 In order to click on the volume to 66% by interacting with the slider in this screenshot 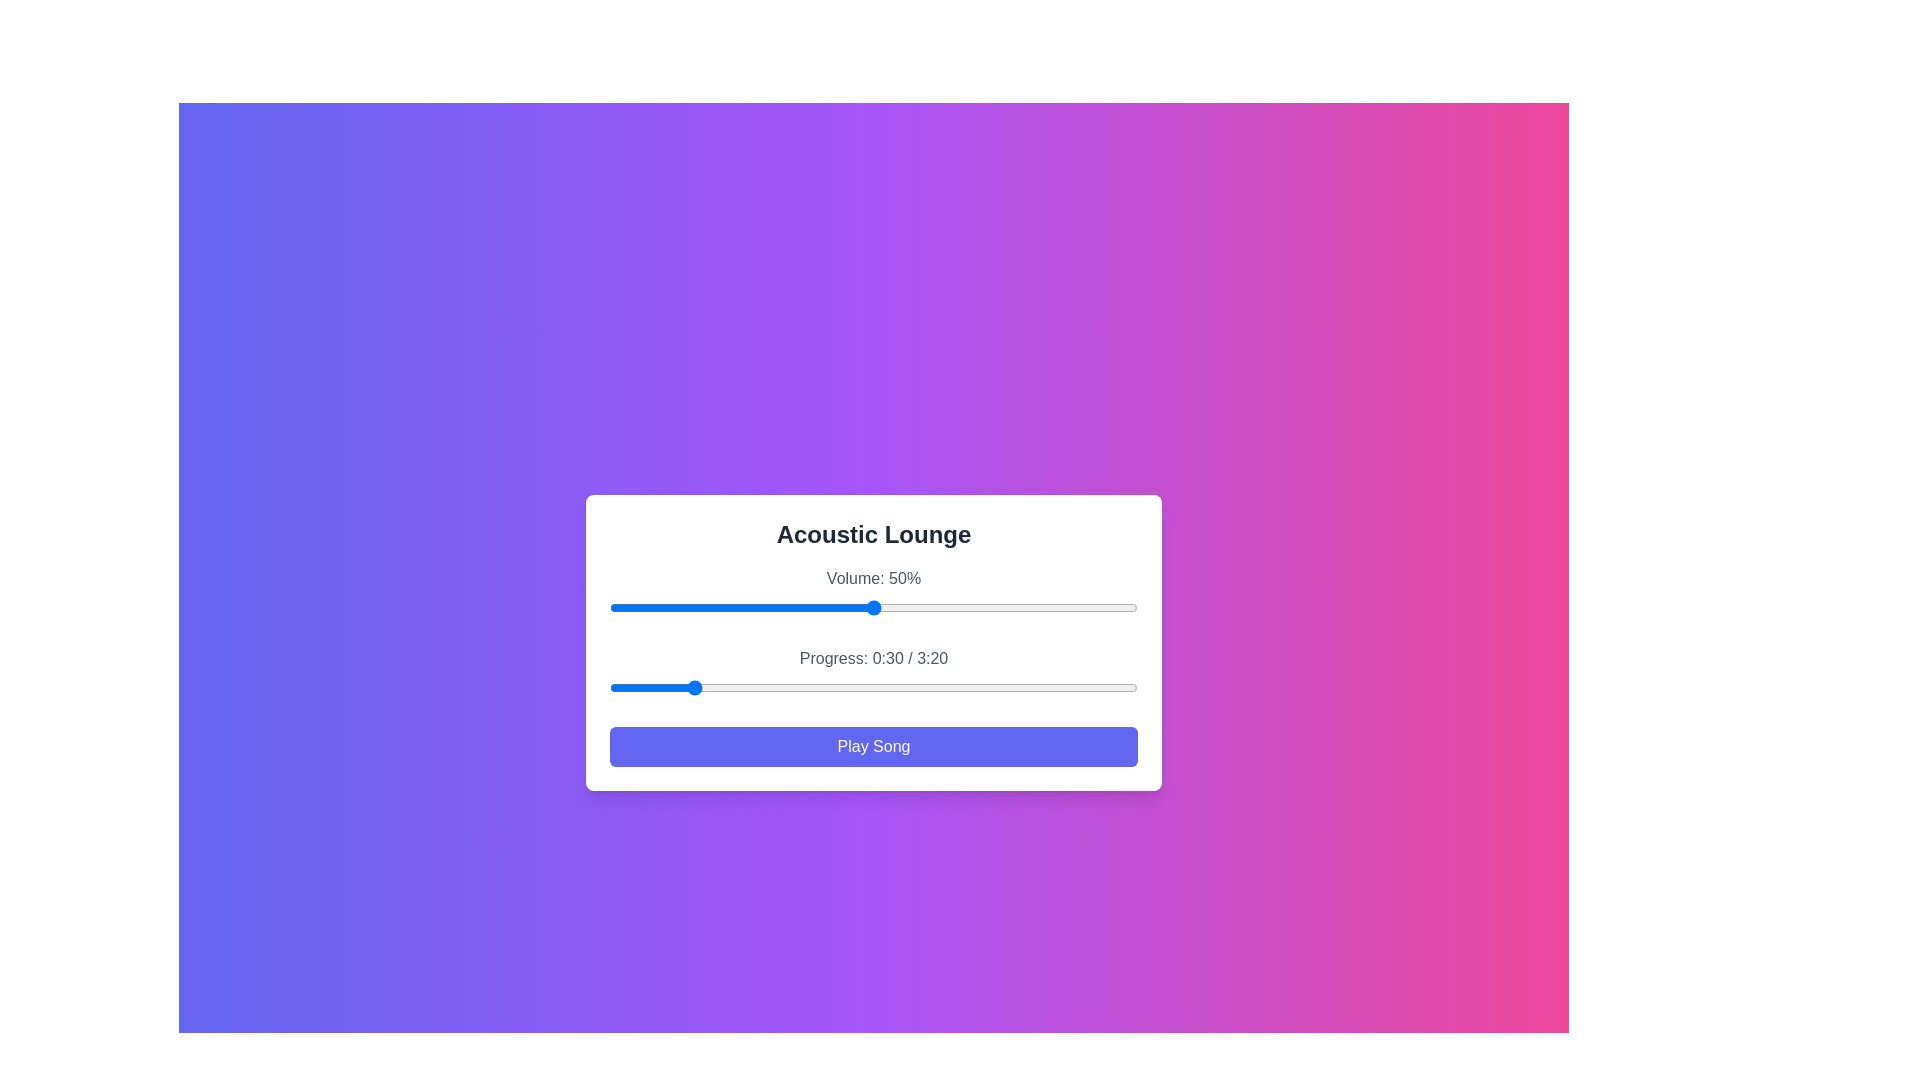, I will do `click(957, 607)`.